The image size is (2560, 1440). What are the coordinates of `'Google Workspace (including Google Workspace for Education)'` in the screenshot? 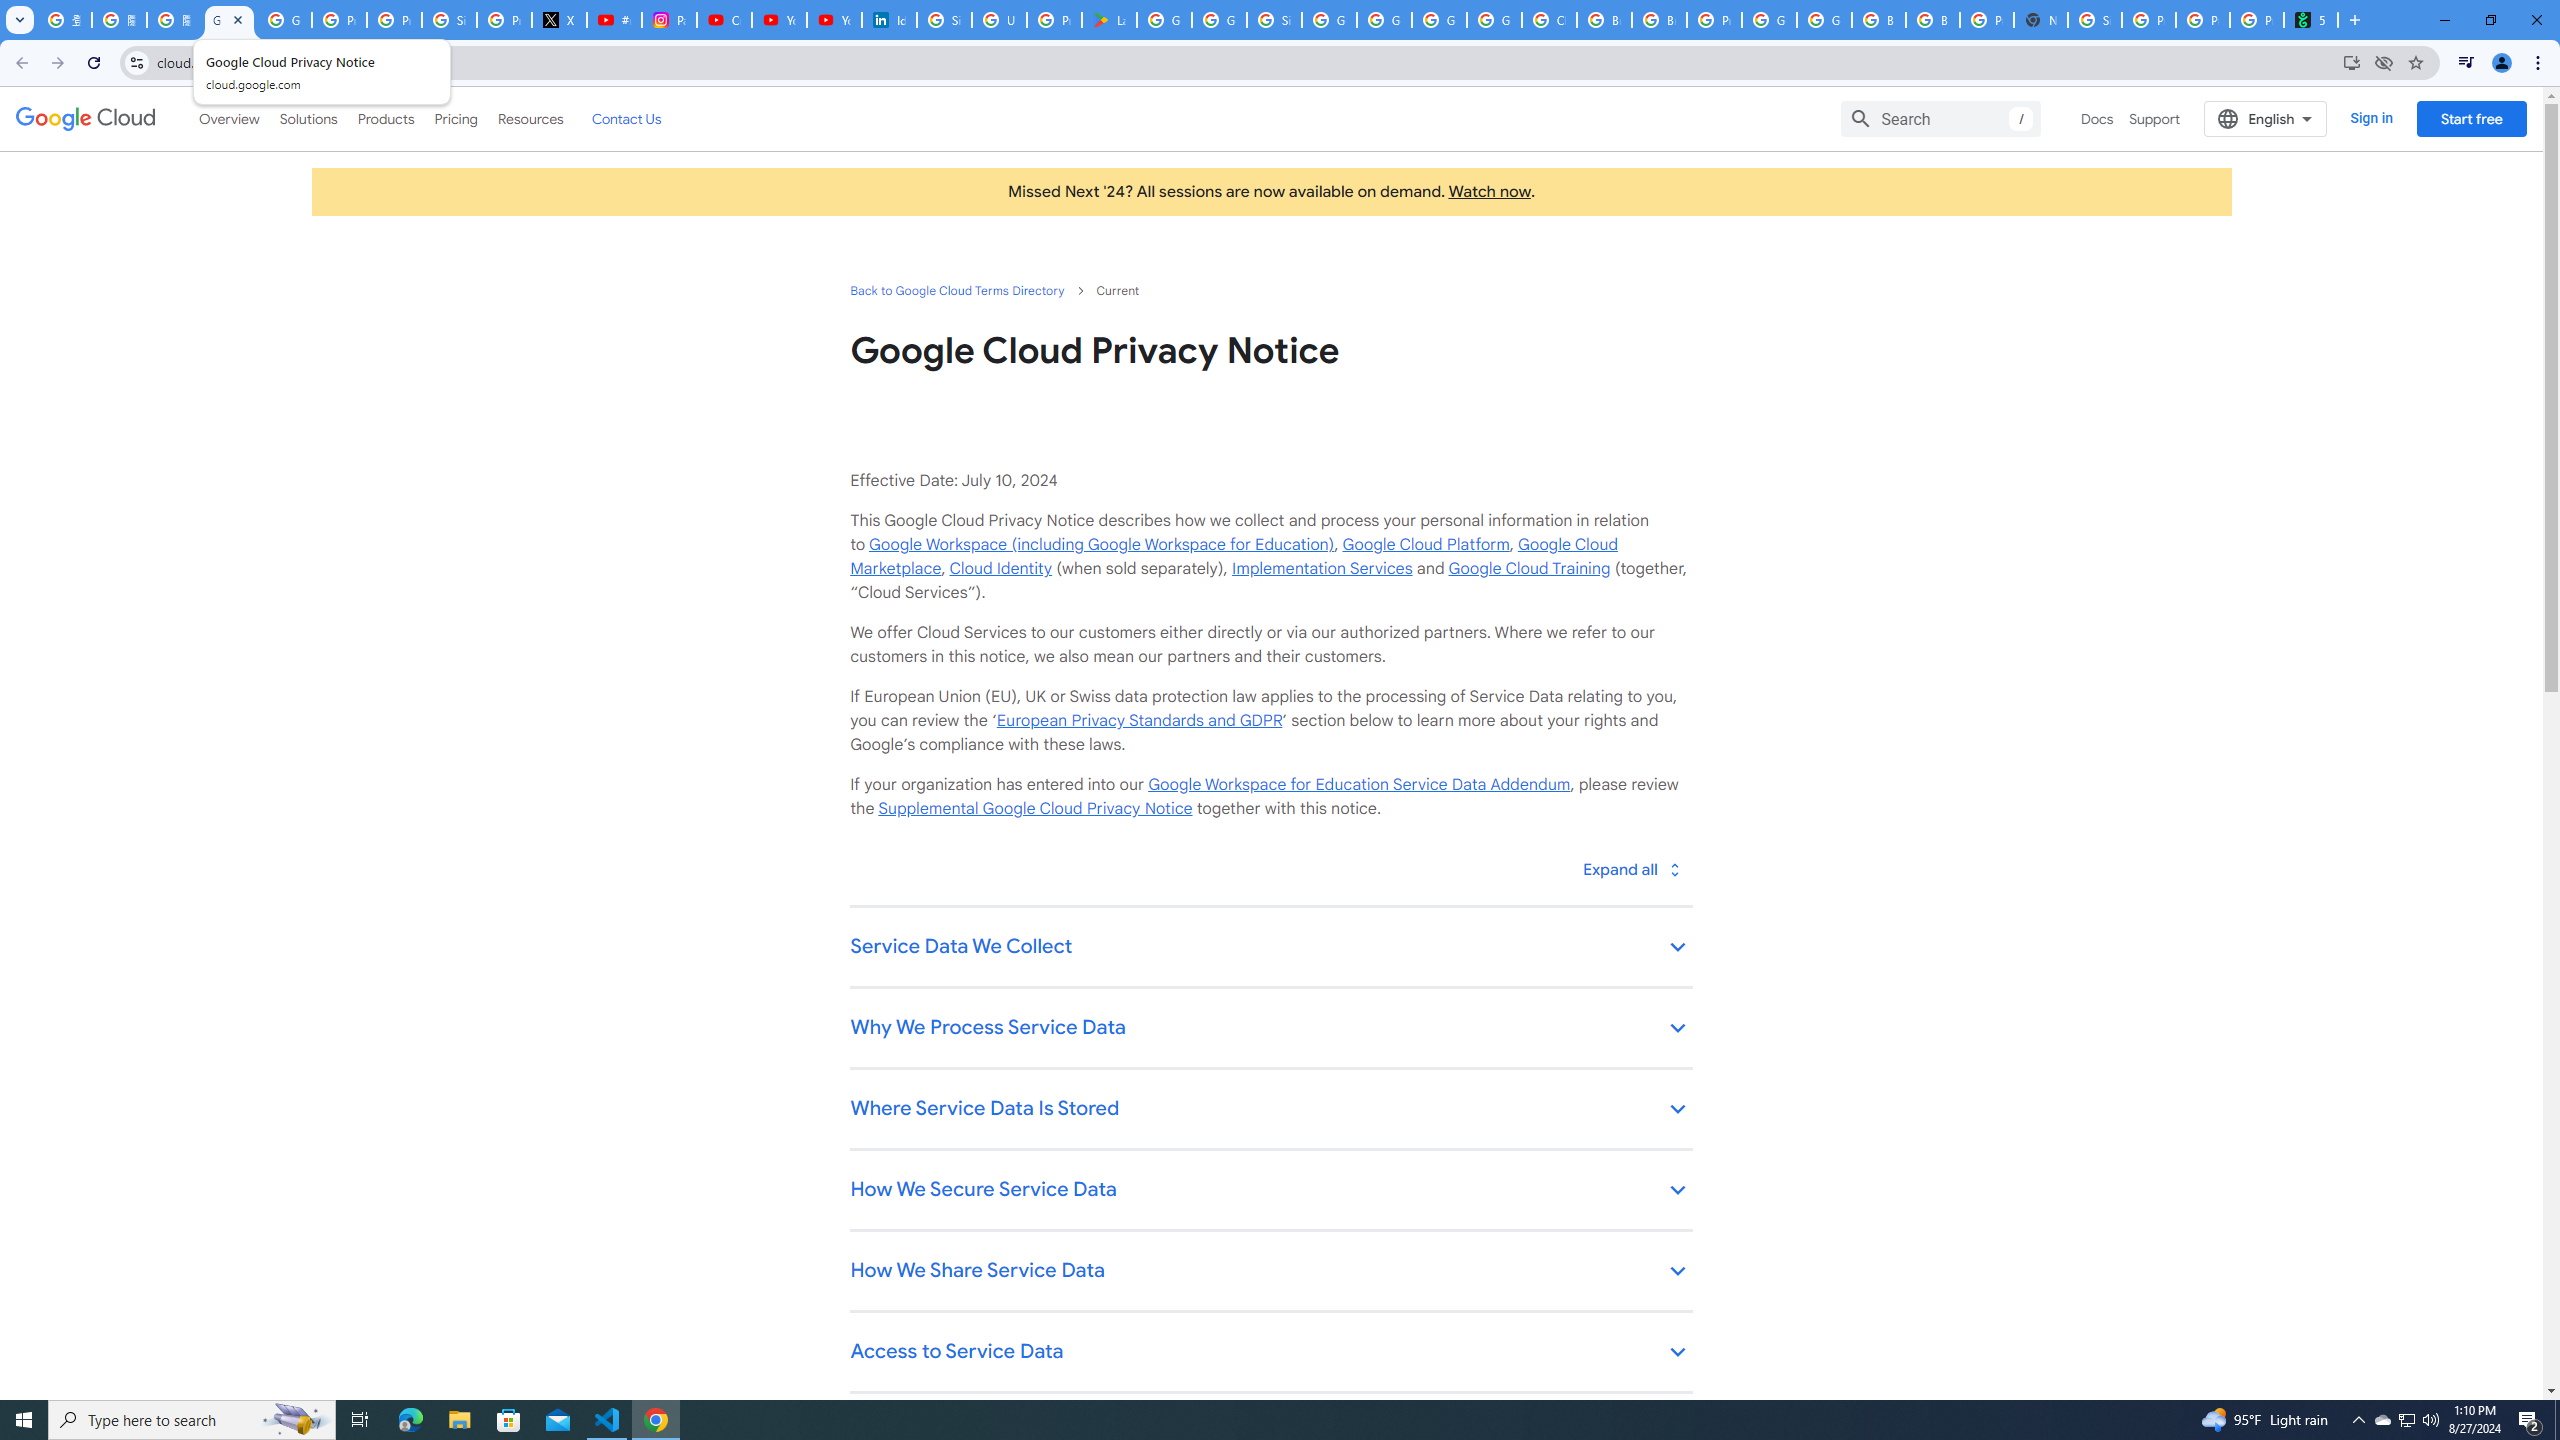 It's located at (1100, 544).